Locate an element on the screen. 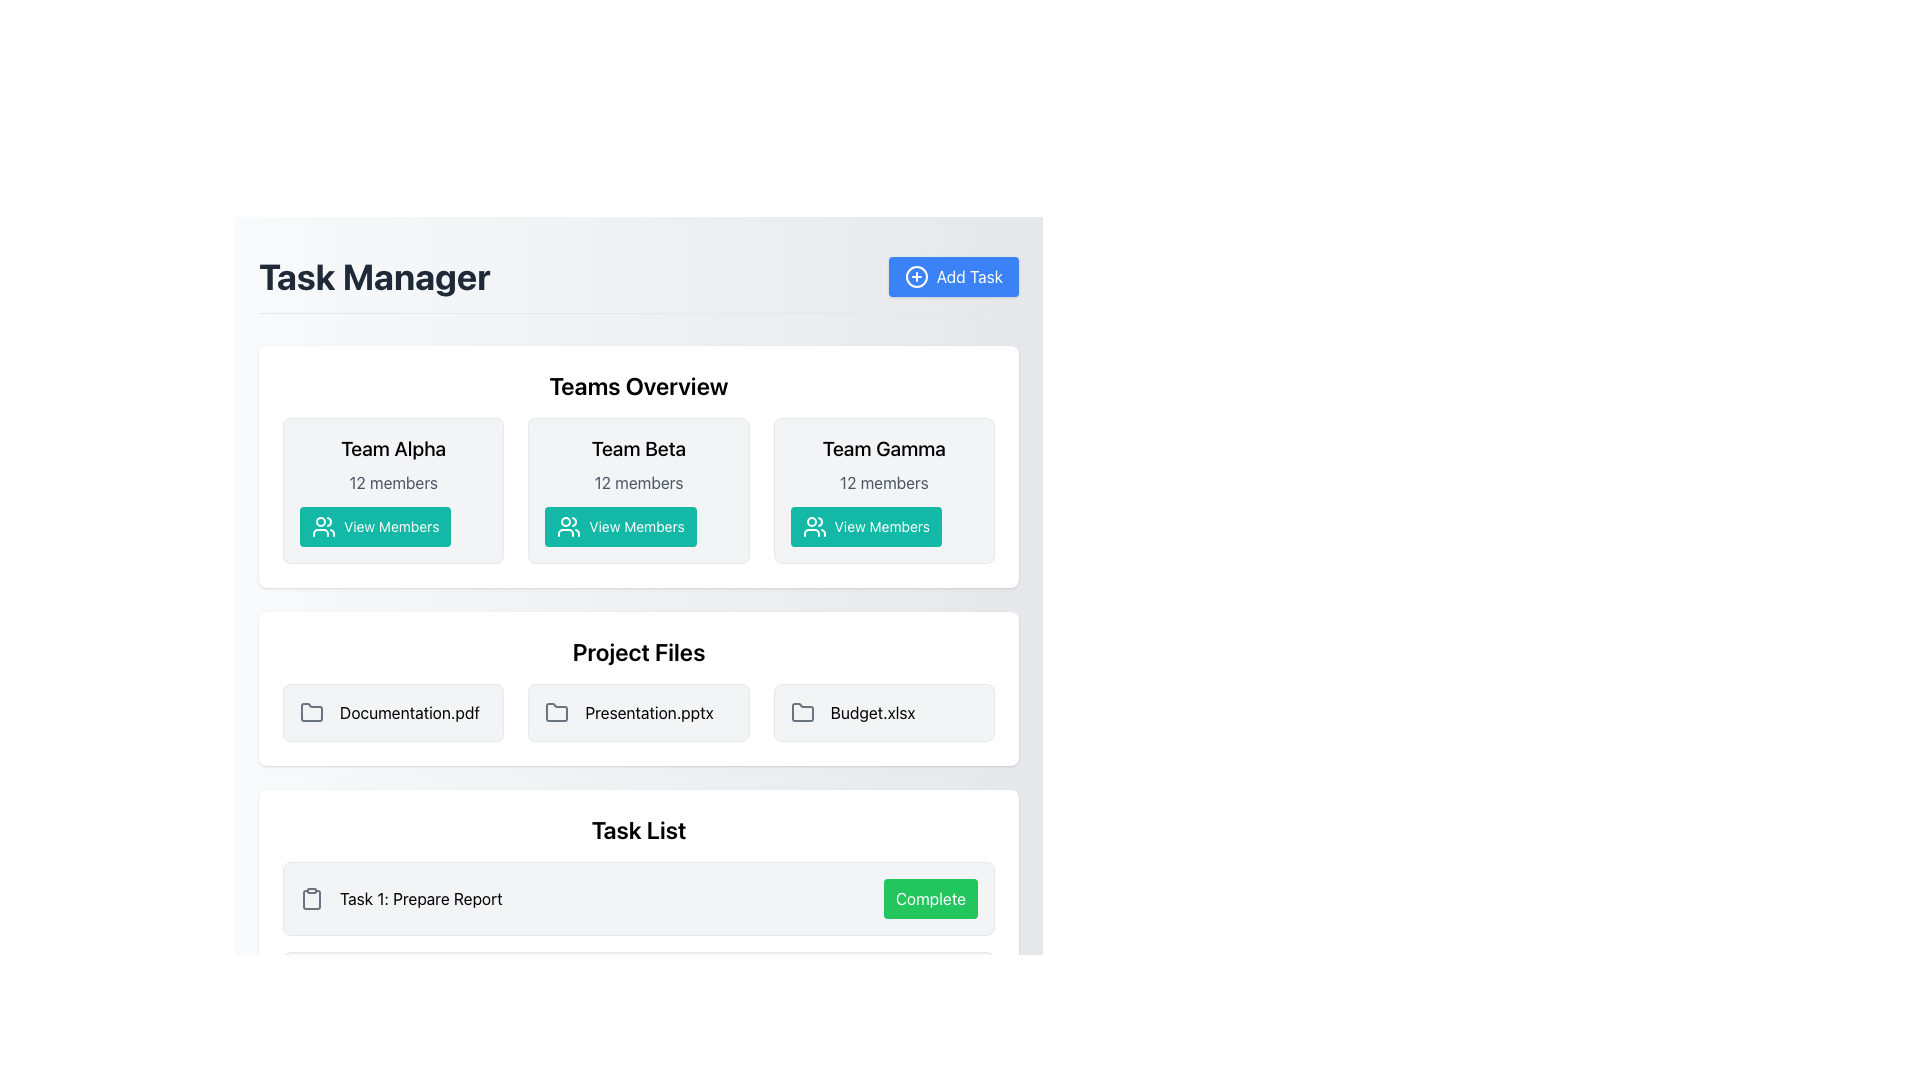 The width and height of the screenshot is (1920, 1080). the members' icon, which is a teal-colored icon depicting two user figures, located on the 'View Members' button in the 'Team Gamma' card within the 'Teams Overview' section is located at coordinates (814, 526).